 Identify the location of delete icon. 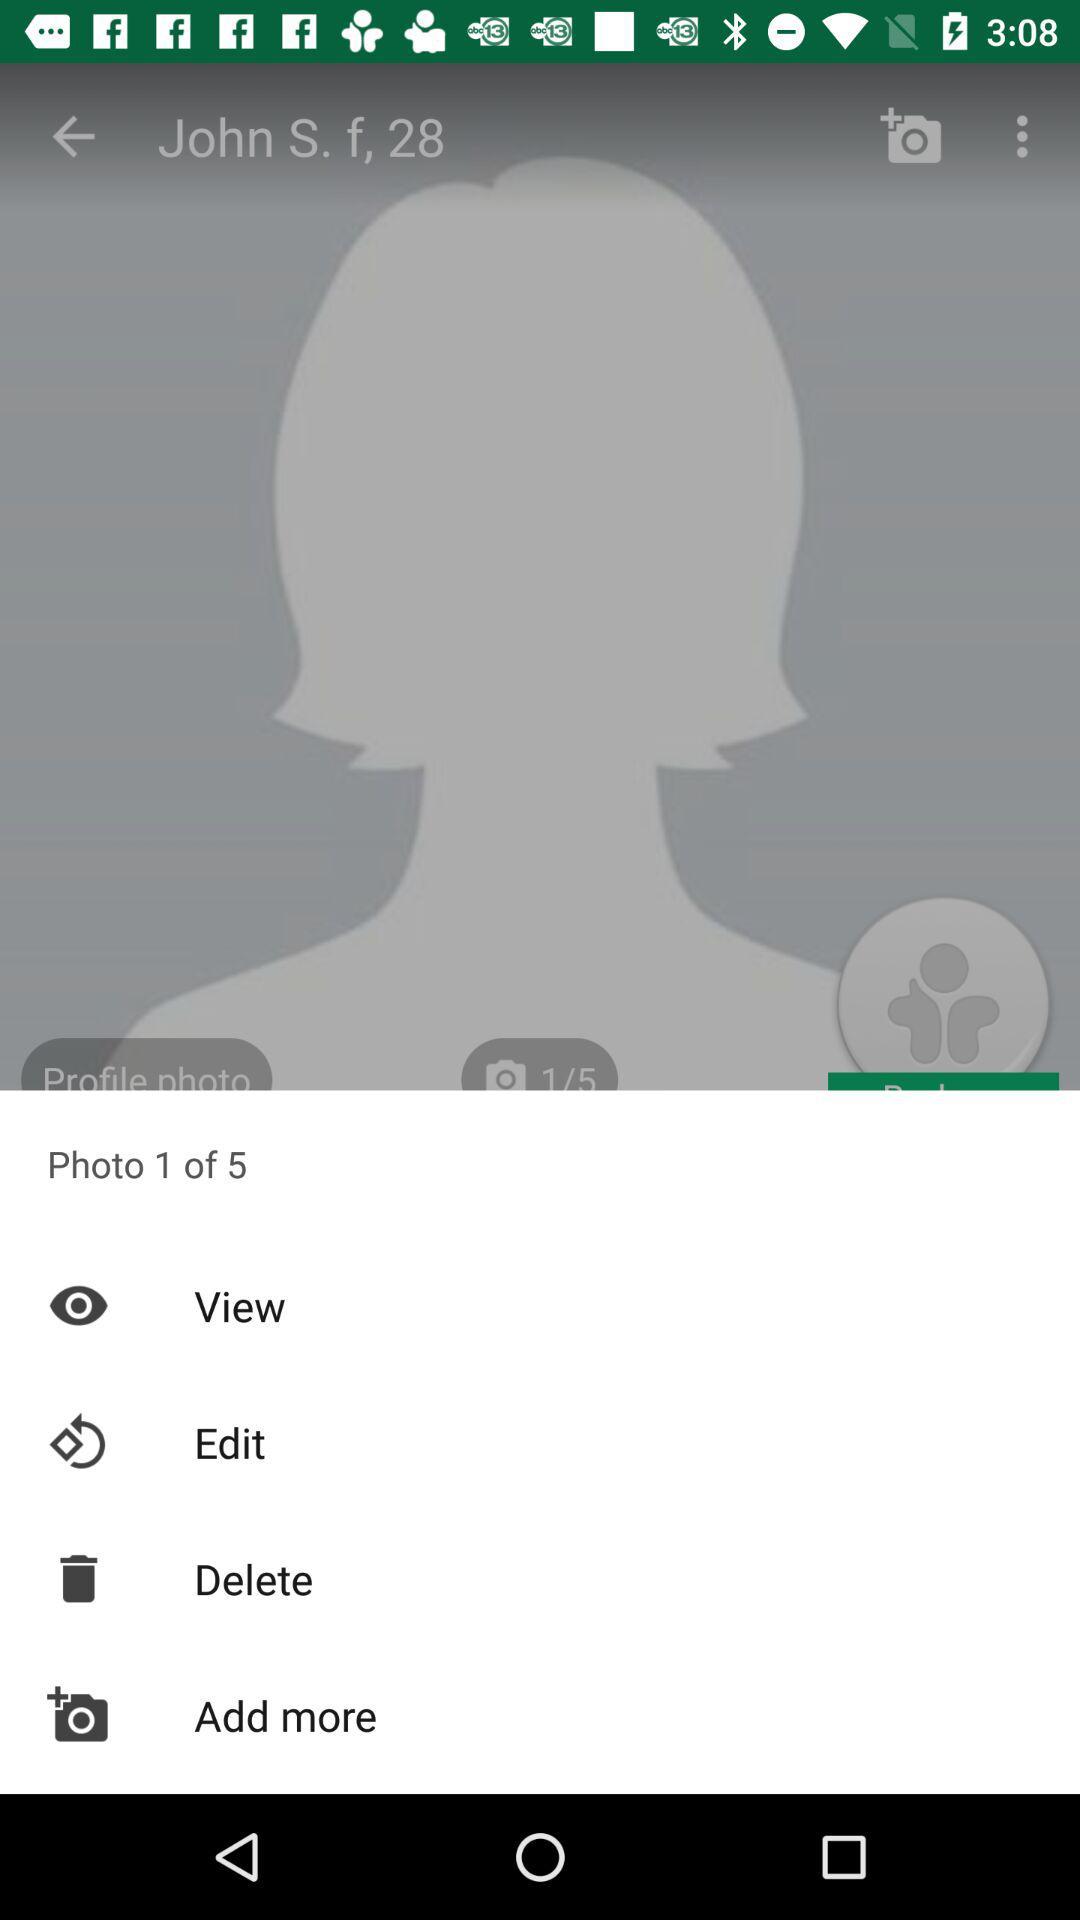
(540, 1577).